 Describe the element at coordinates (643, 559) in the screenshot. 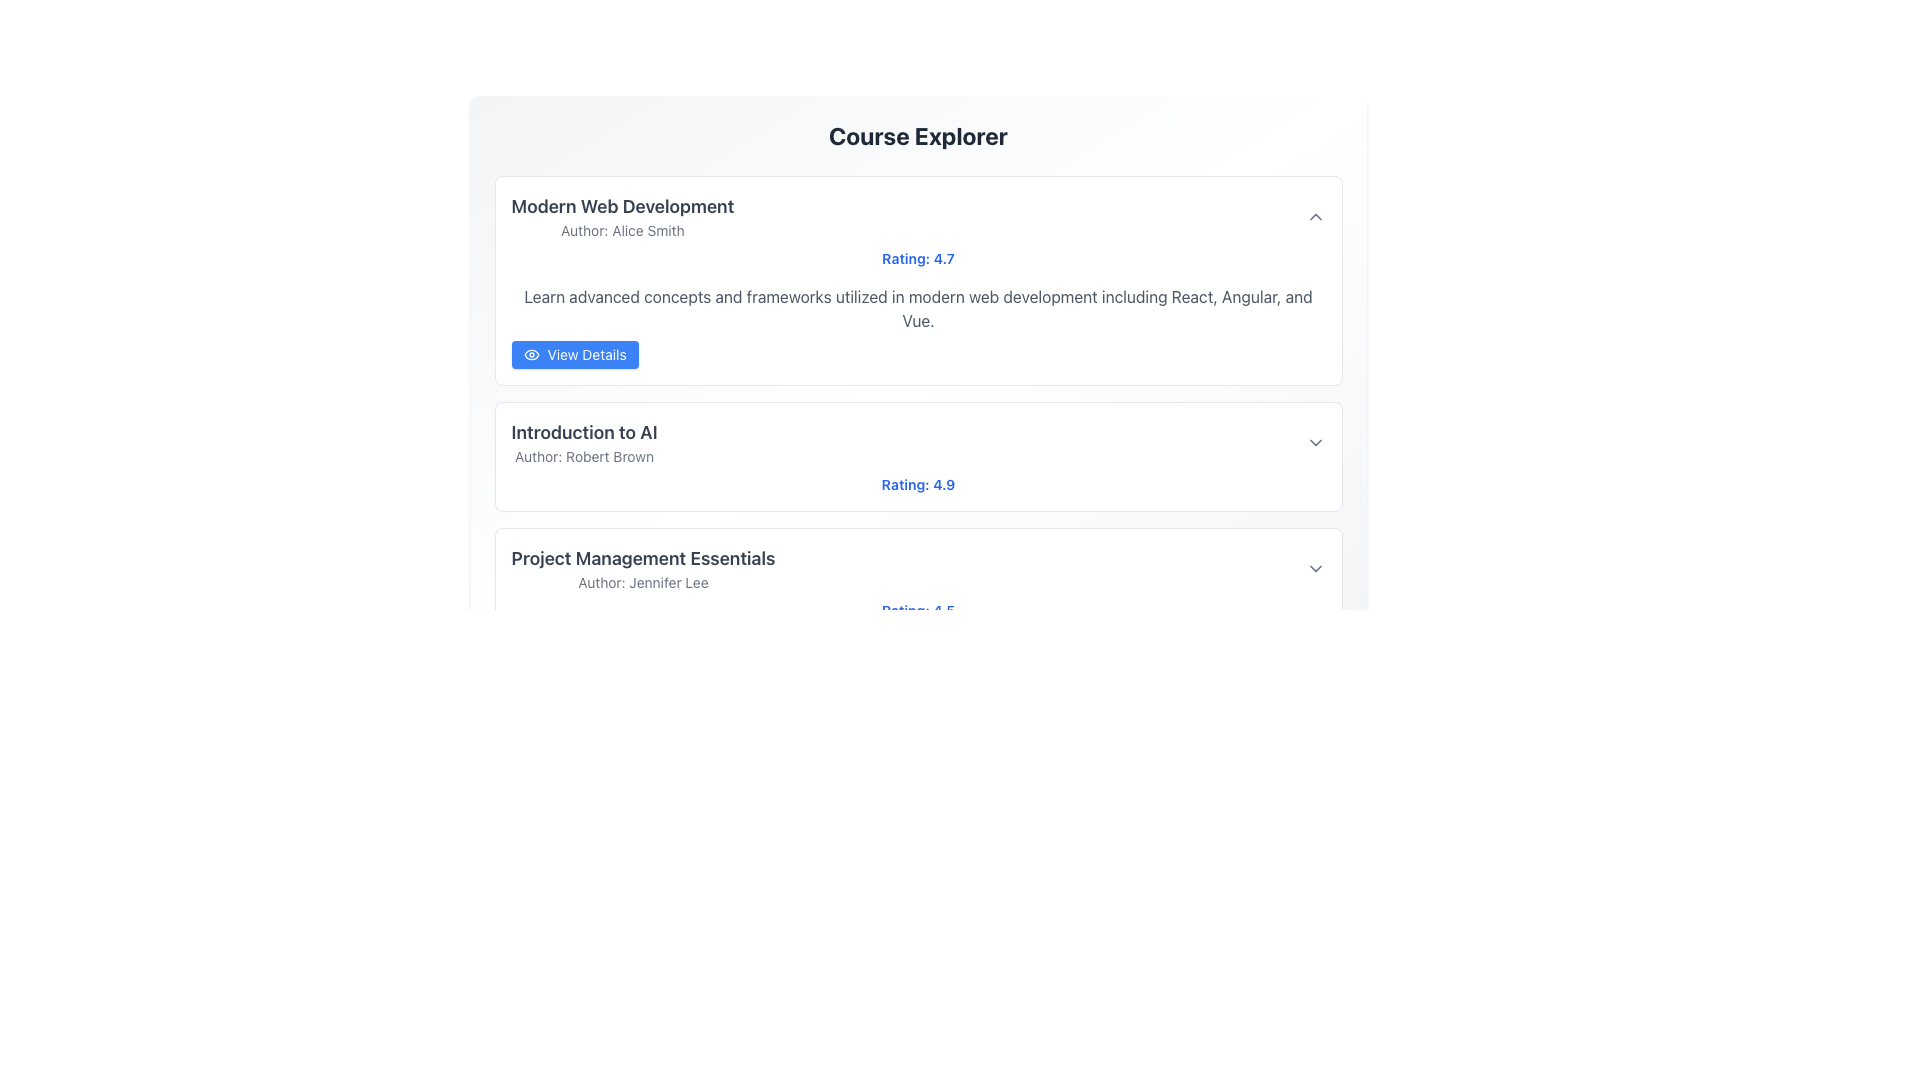

I see `the Text Label that serves as the title or header for the course description, located within a card structure above the author name 'Author: Jennifer Lee'` at that location.